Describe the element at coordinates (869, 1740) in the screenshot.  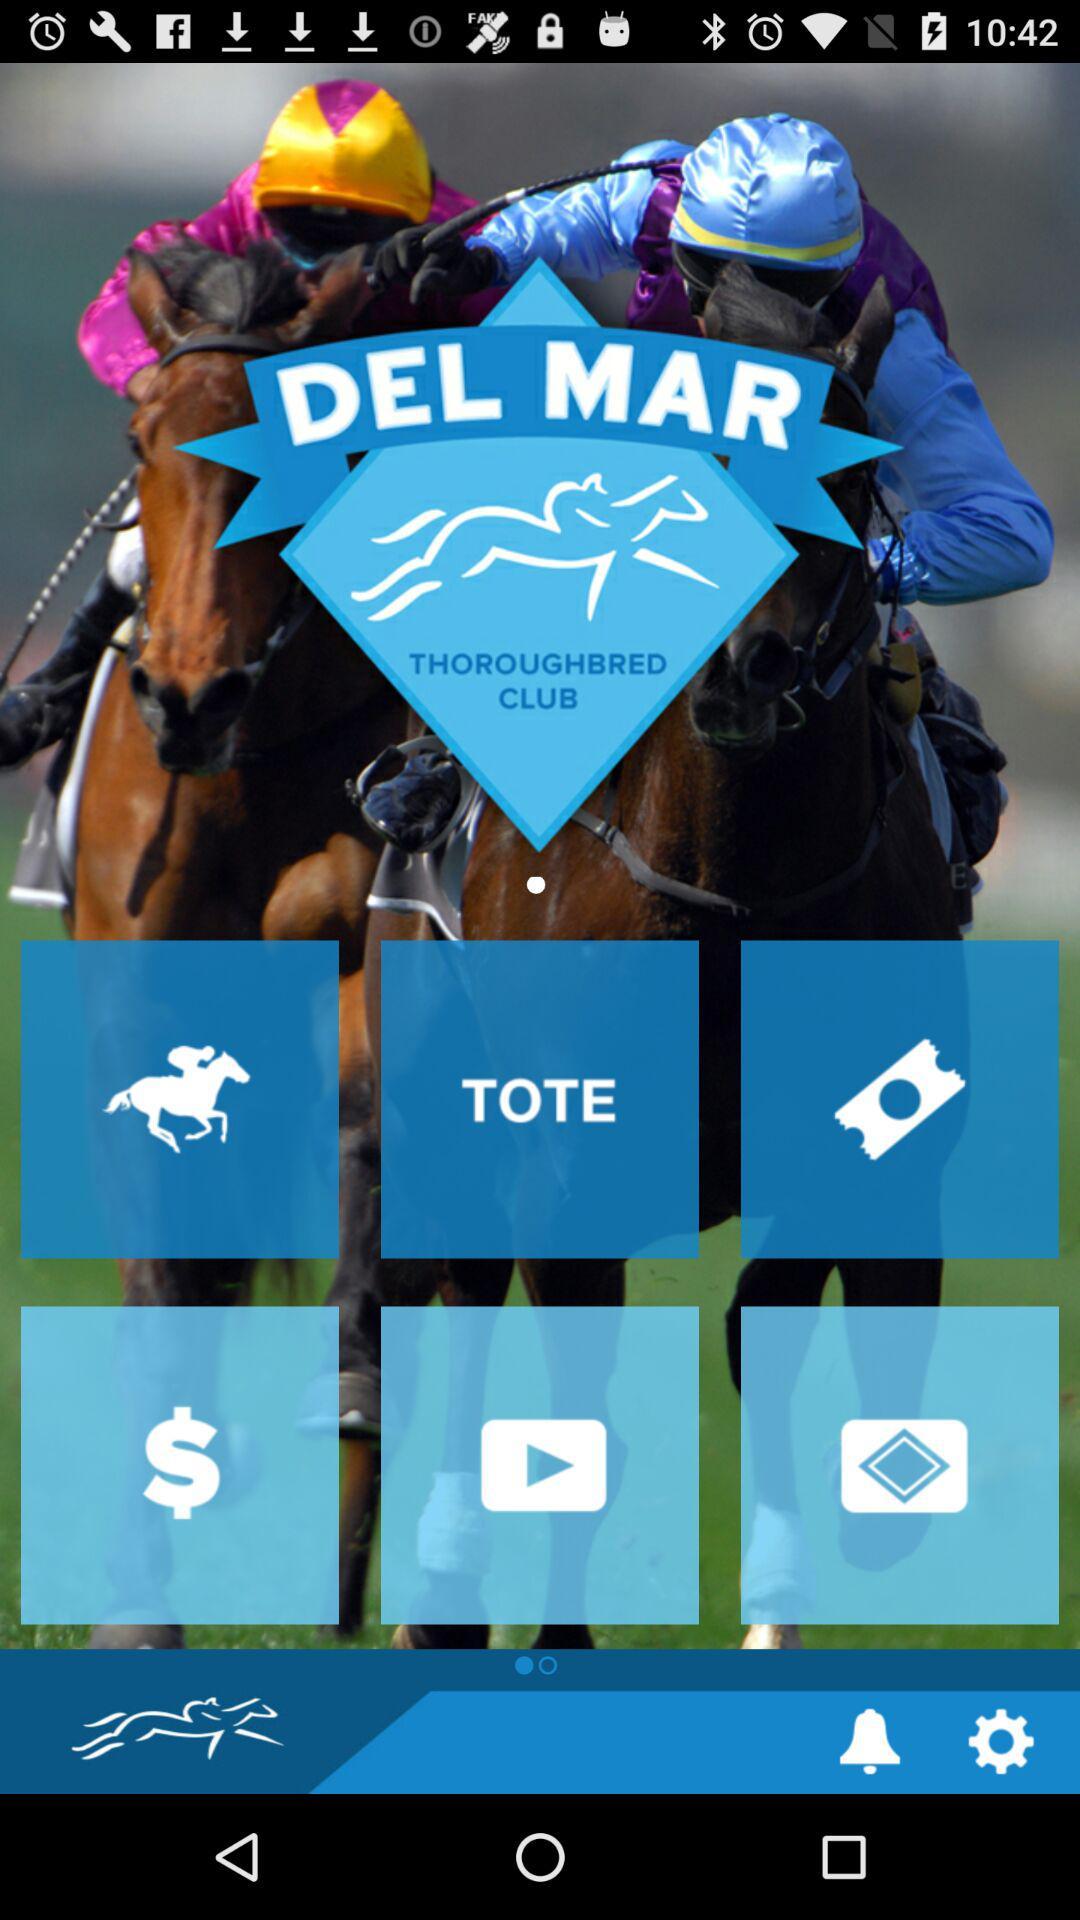
I see `notifications alert` at that location.